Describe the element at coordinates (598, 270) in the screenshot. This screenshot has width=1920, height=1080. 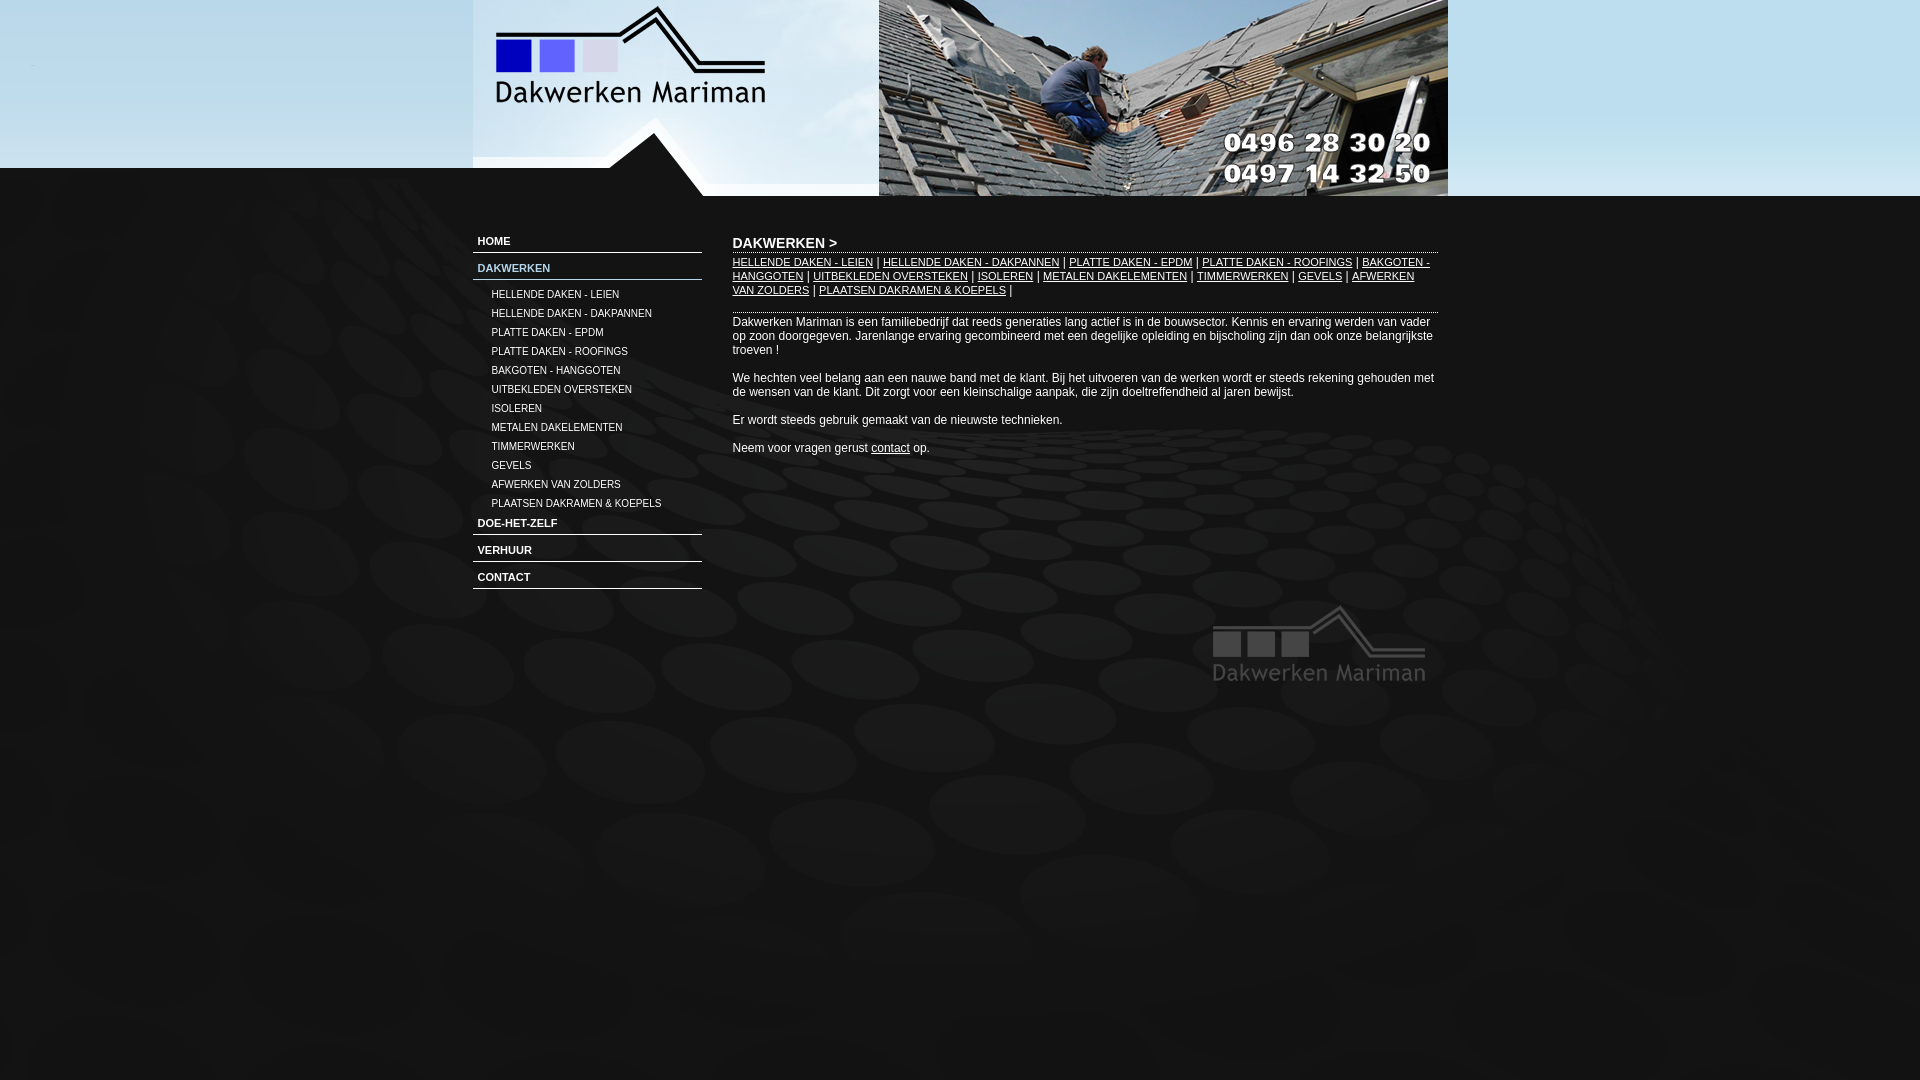
I see `'DAKWERKEN'` at that location.